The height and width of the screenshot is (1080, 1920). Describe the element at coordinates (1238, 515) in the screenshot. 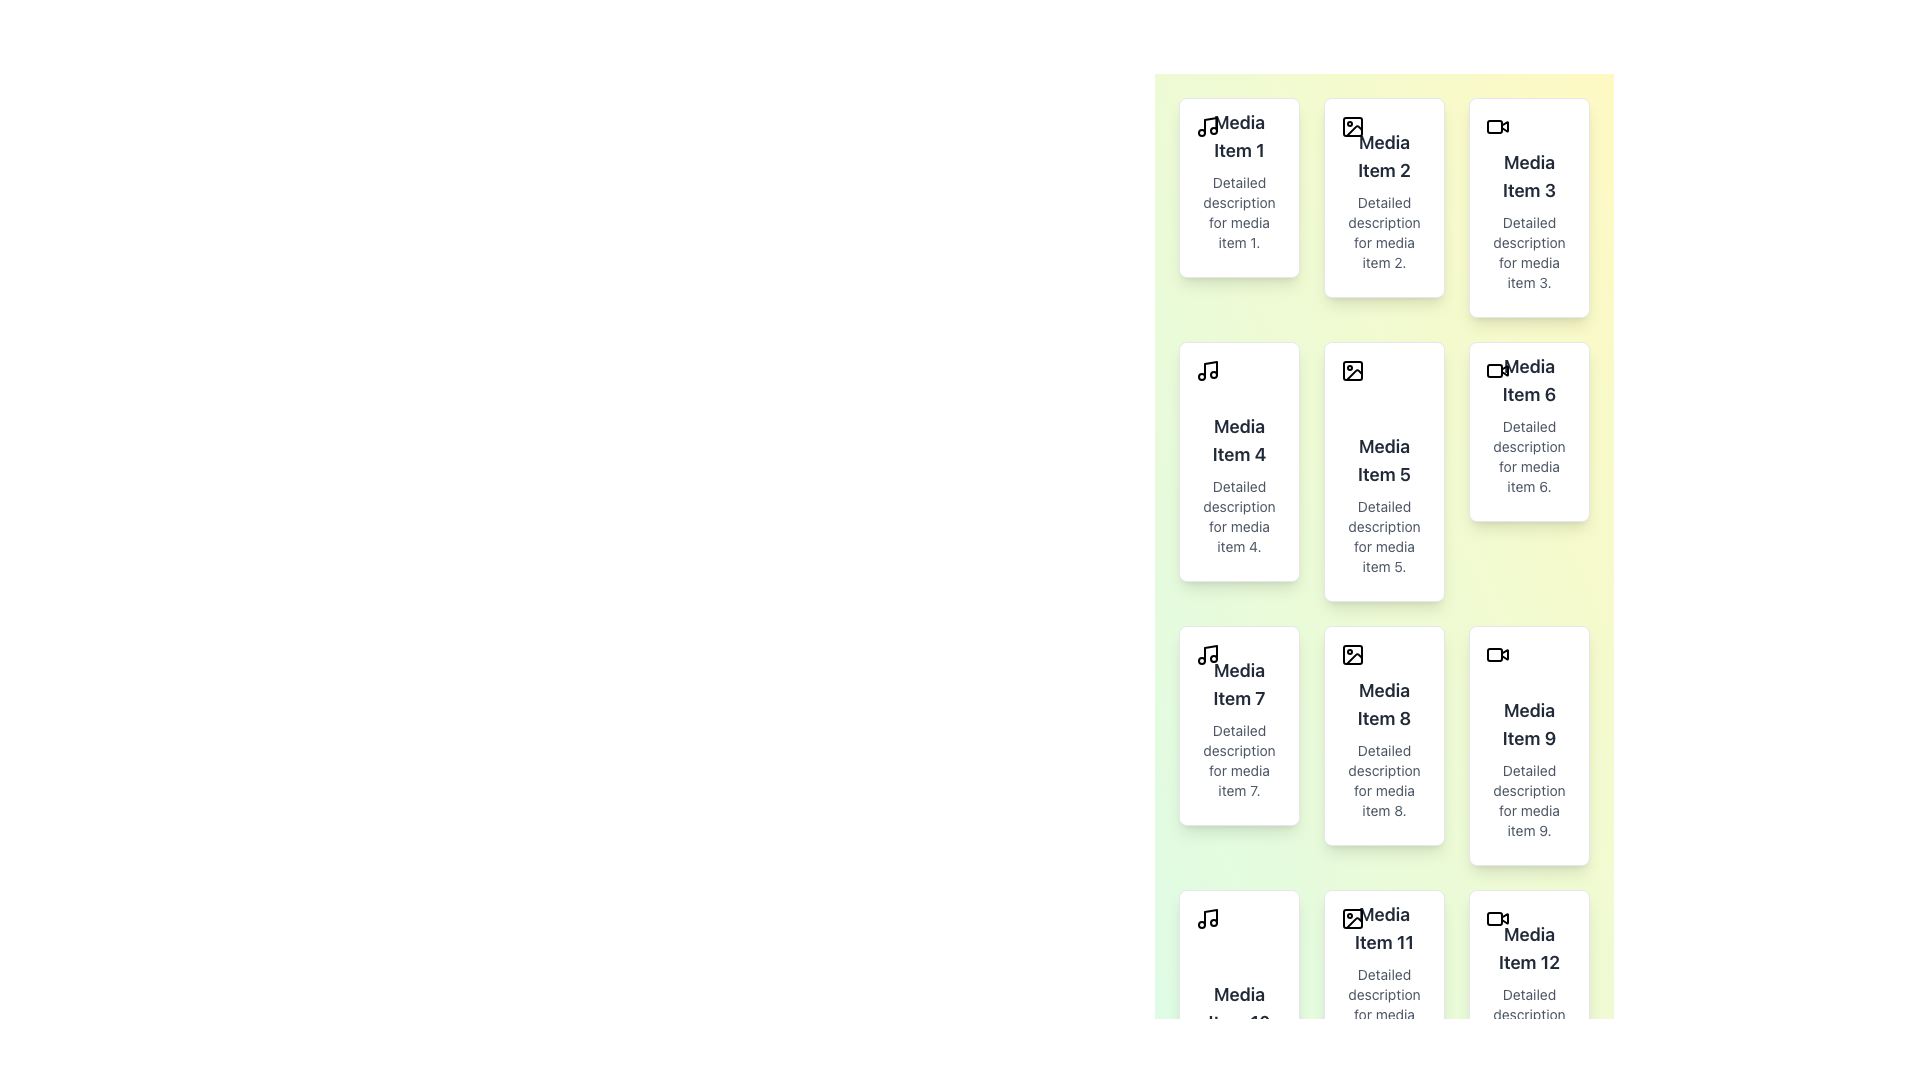

I see `the static text label that provides supplementary information for 'Media Item 4', located in the second row and left column of the grid layout` at that location.